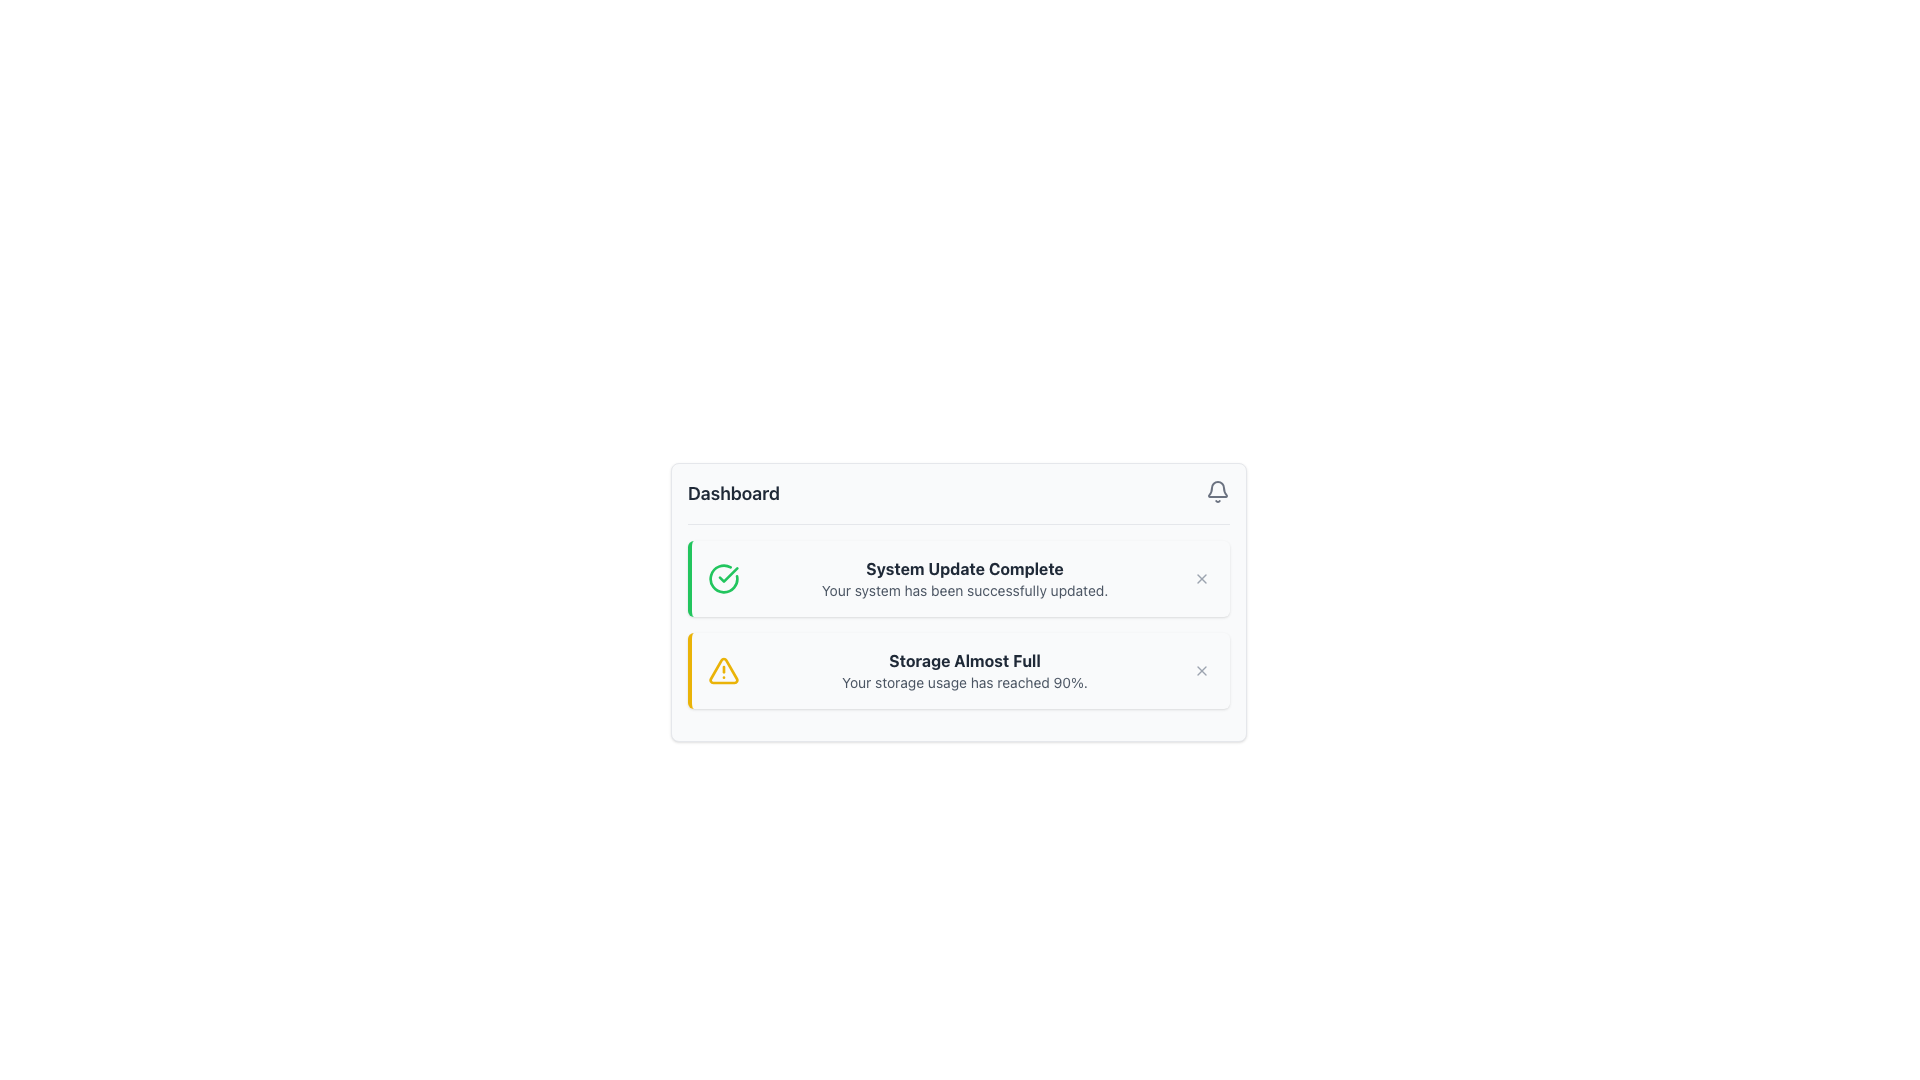  I want to click on the Text Display element that alerts the user about their storage status, which indicates a warning about reaching 90% of storage usage, so click(964, 671).